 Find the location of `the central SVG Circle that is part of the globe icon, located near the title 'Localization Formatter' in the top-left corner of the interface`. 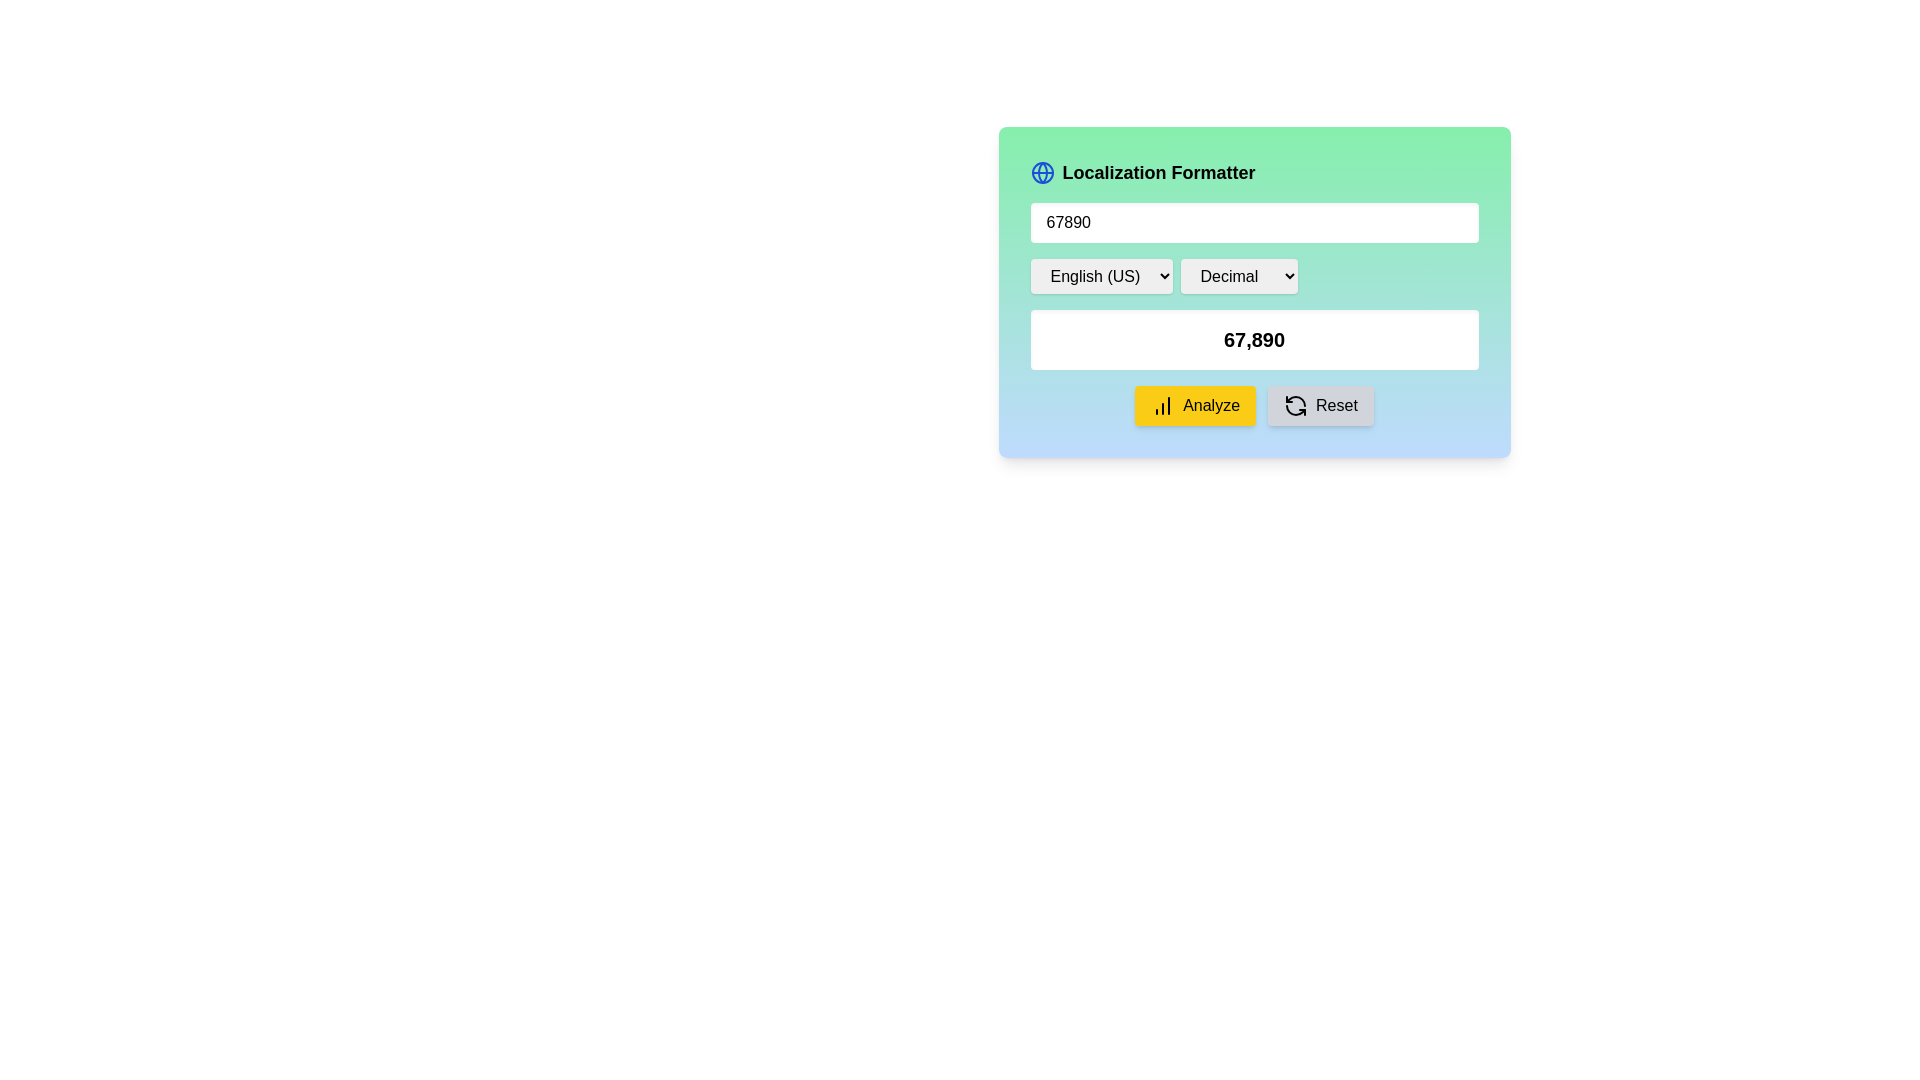

the central SVG Circle that is part of the globe icon, located near the title 'Localization Formatter' in the top-left corner of the interface is located at coordinates (1041, 172).